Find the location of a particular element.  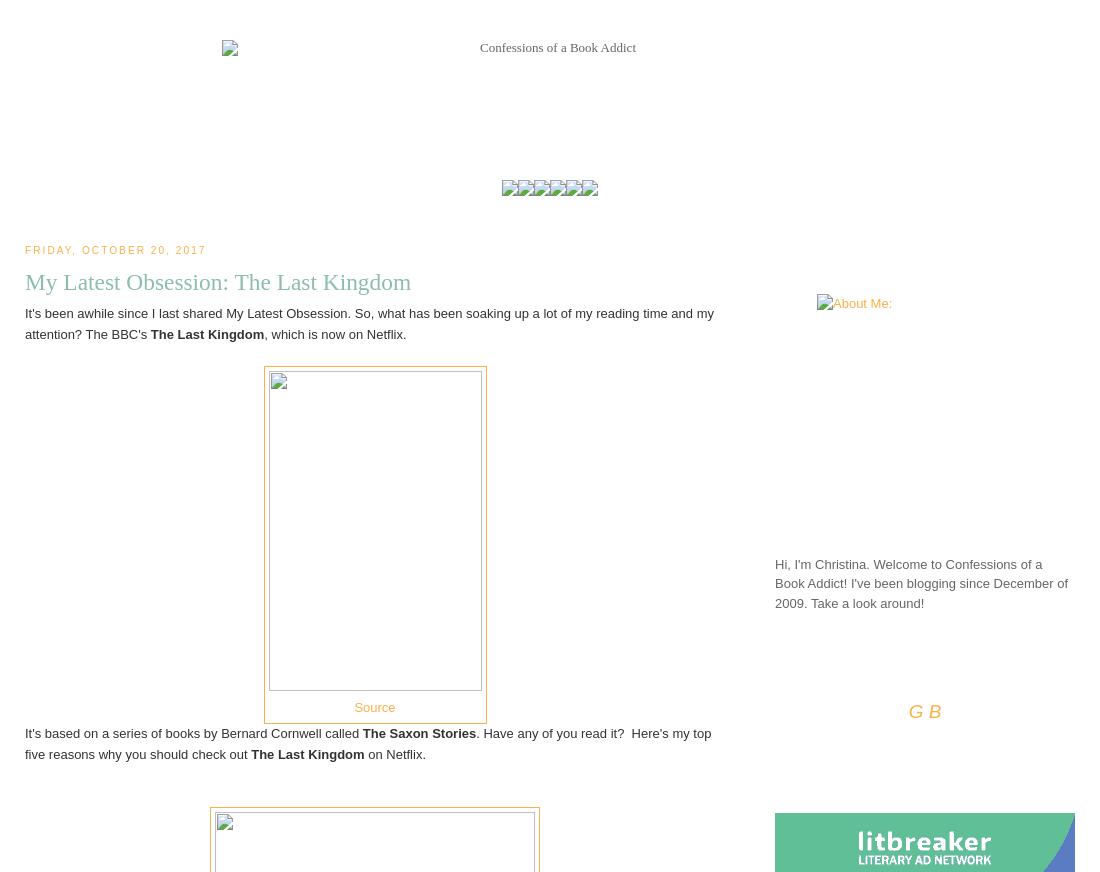

'B' is located at coordinates (934, 710).